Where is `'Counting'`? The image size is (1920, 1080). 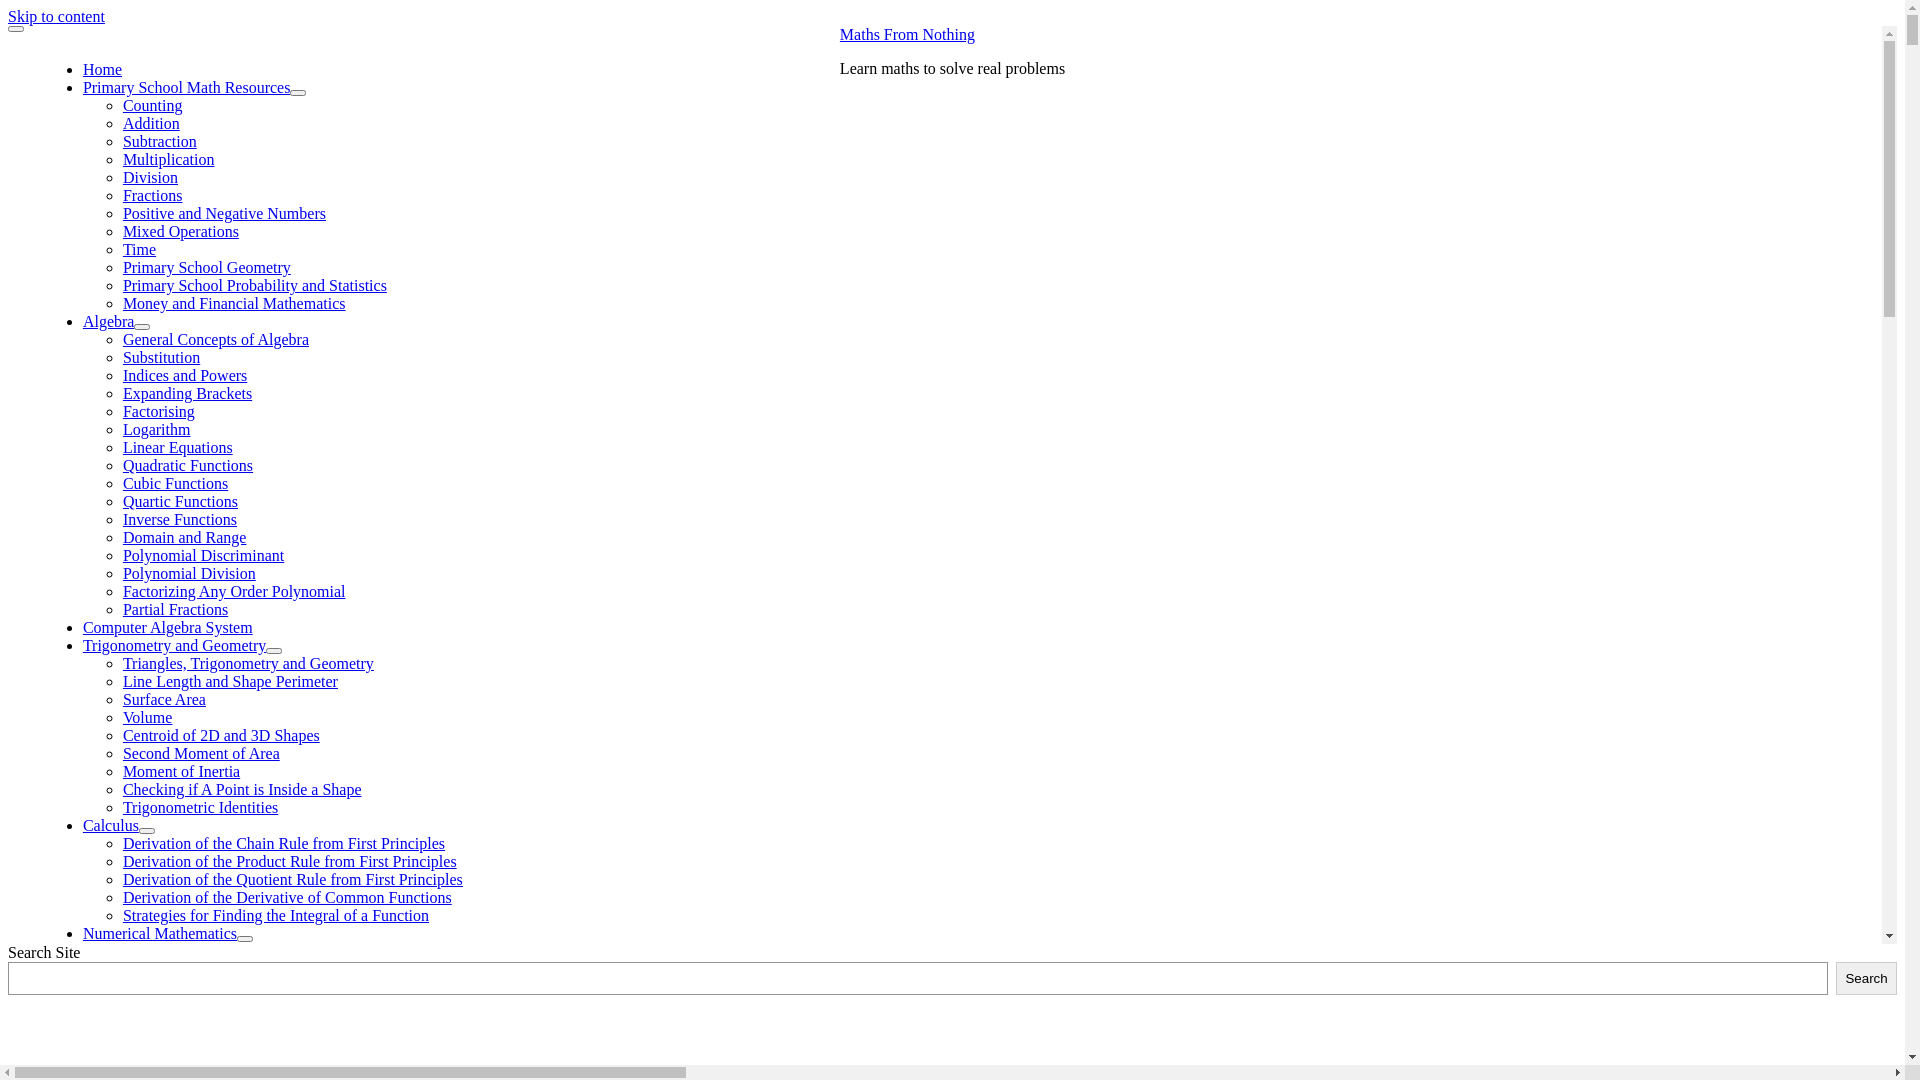 'Counting' is located at coordinates (152, 105).